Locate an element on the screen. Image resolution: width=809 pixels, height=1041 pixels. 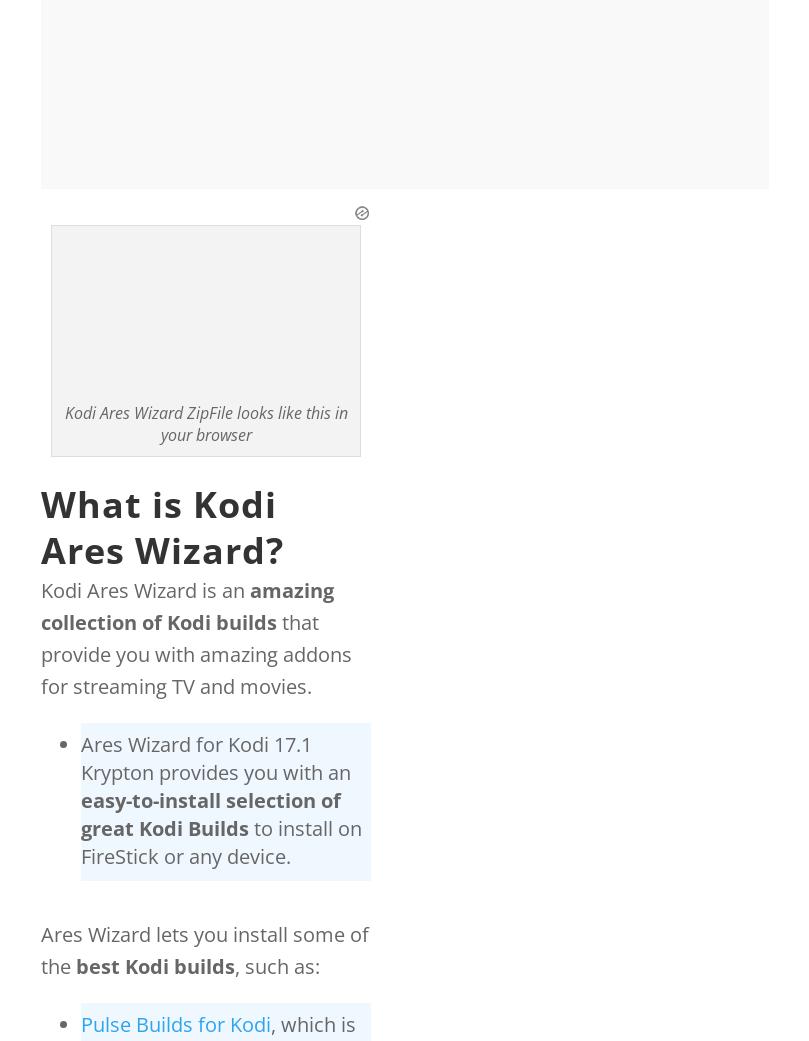
'Ares Wizard for Kodi 17.1 Krypton provides you with an' is located at coordinates (215, 758).